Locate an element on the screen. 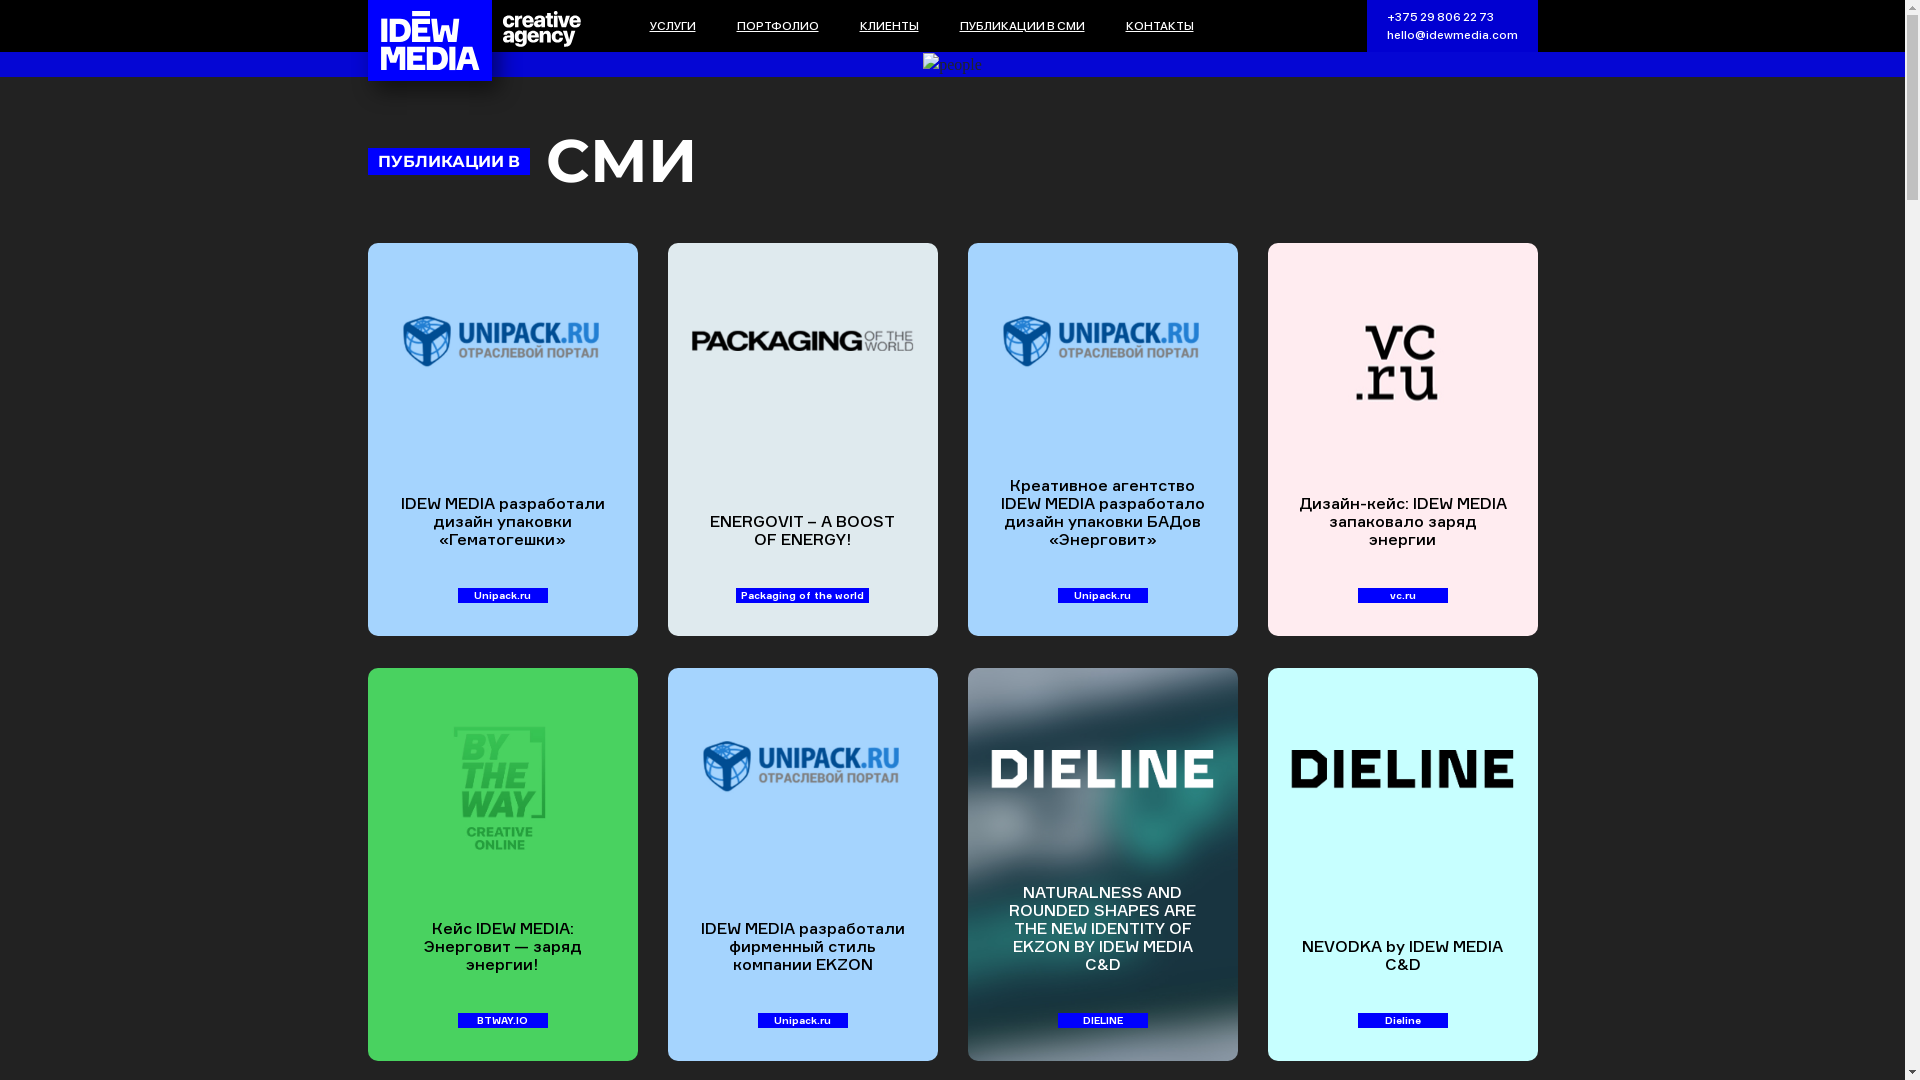 This screenshot has height=1080, width=1920. 'NEVODKA by IDEW MEDIA C&D is located at coordinates (1266, 863).